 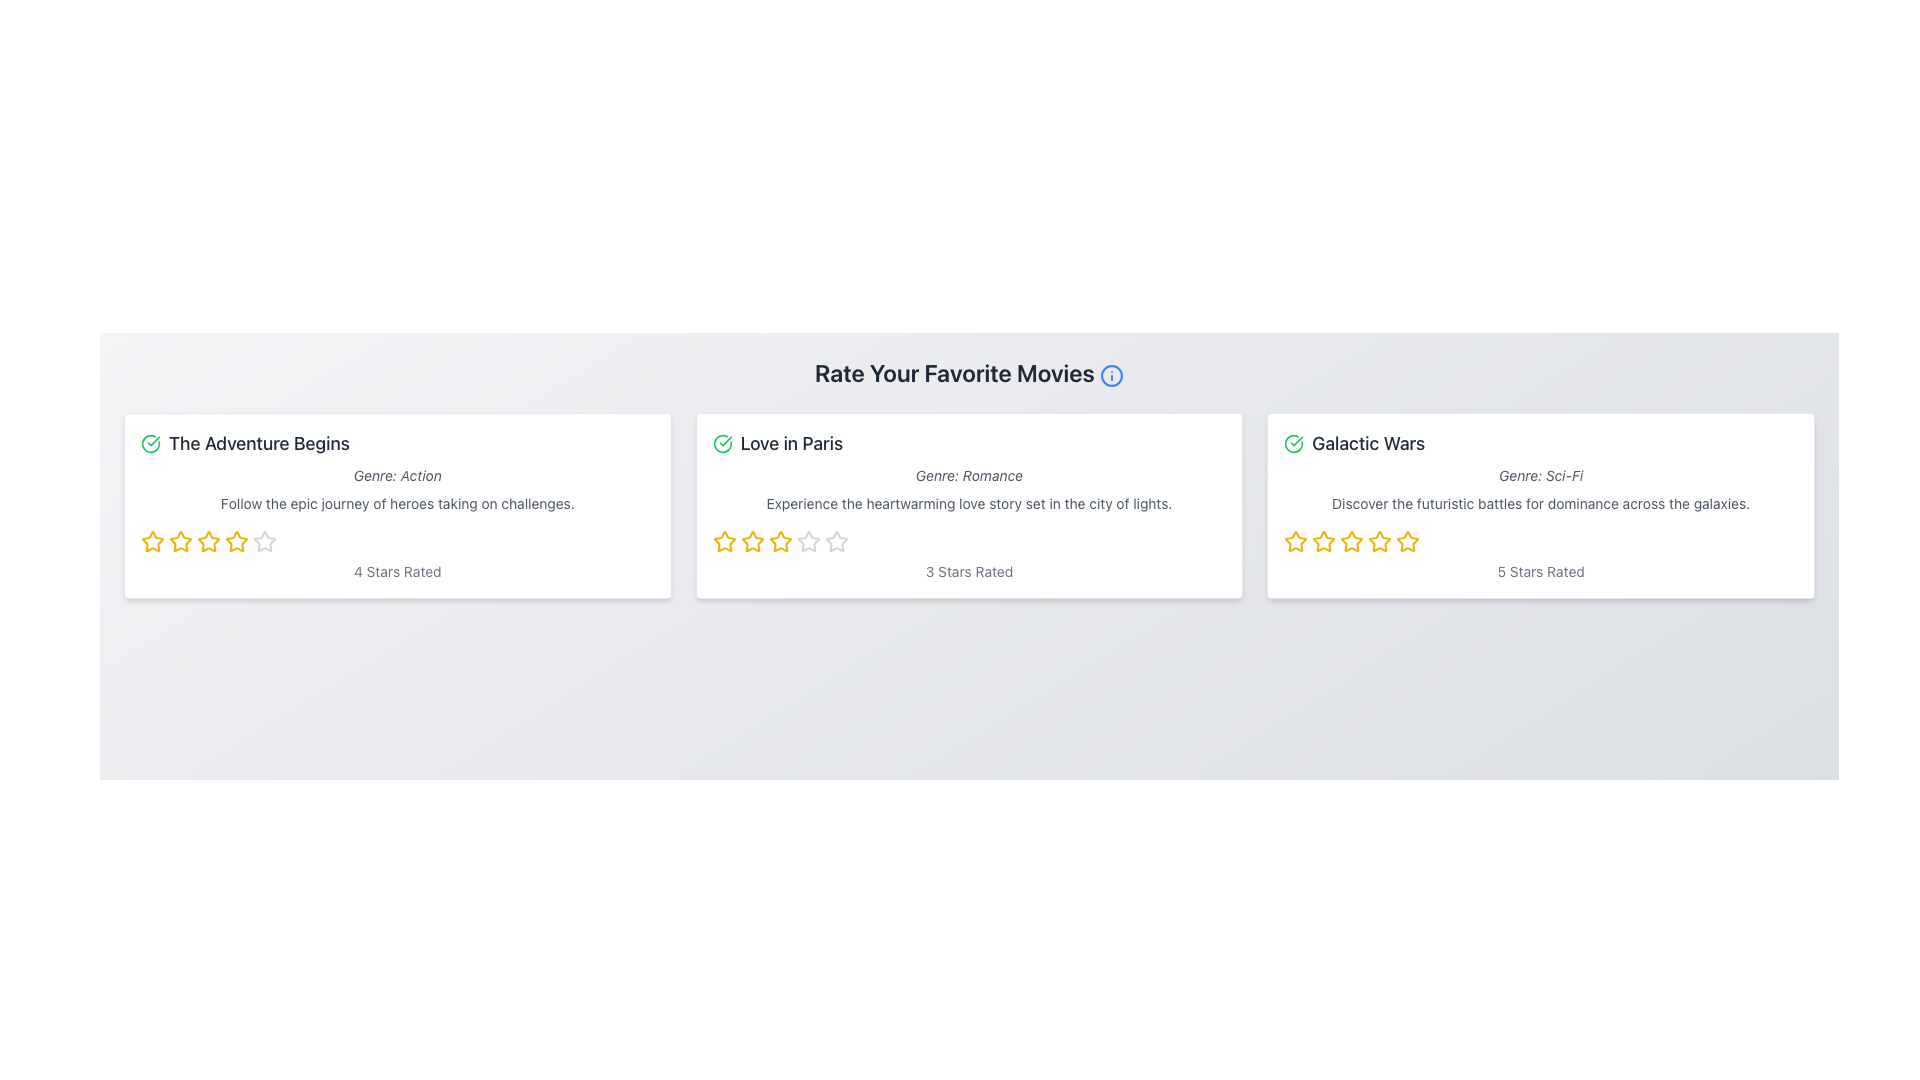 What do you see at coordinates (209, 542) in the screenshot?
I see `the fourth yellow star-shaped icon in the movie rating section to rate it` at bounding box center [209, 542].